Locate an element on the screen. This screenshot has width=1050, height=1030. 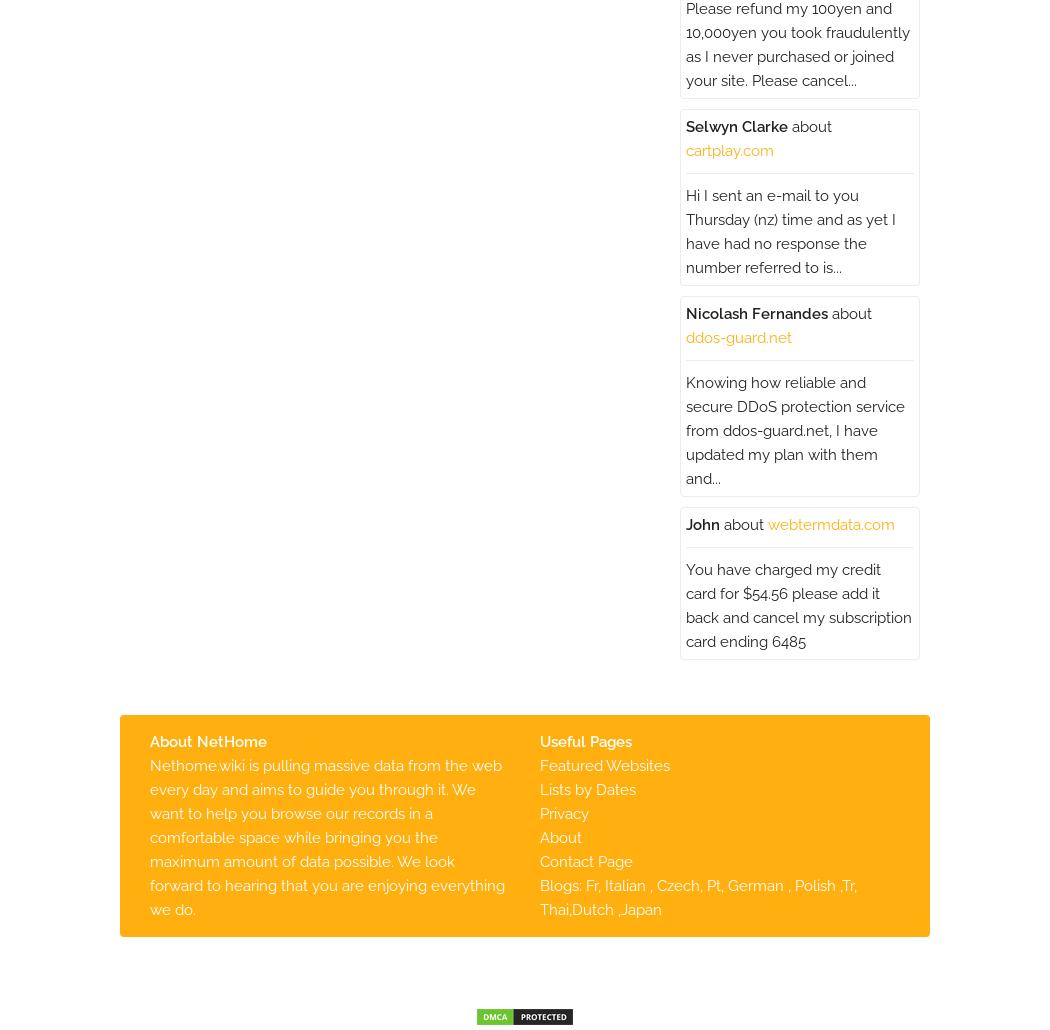
'Nicolash Fernandes' is located at coordinates (756, 312).